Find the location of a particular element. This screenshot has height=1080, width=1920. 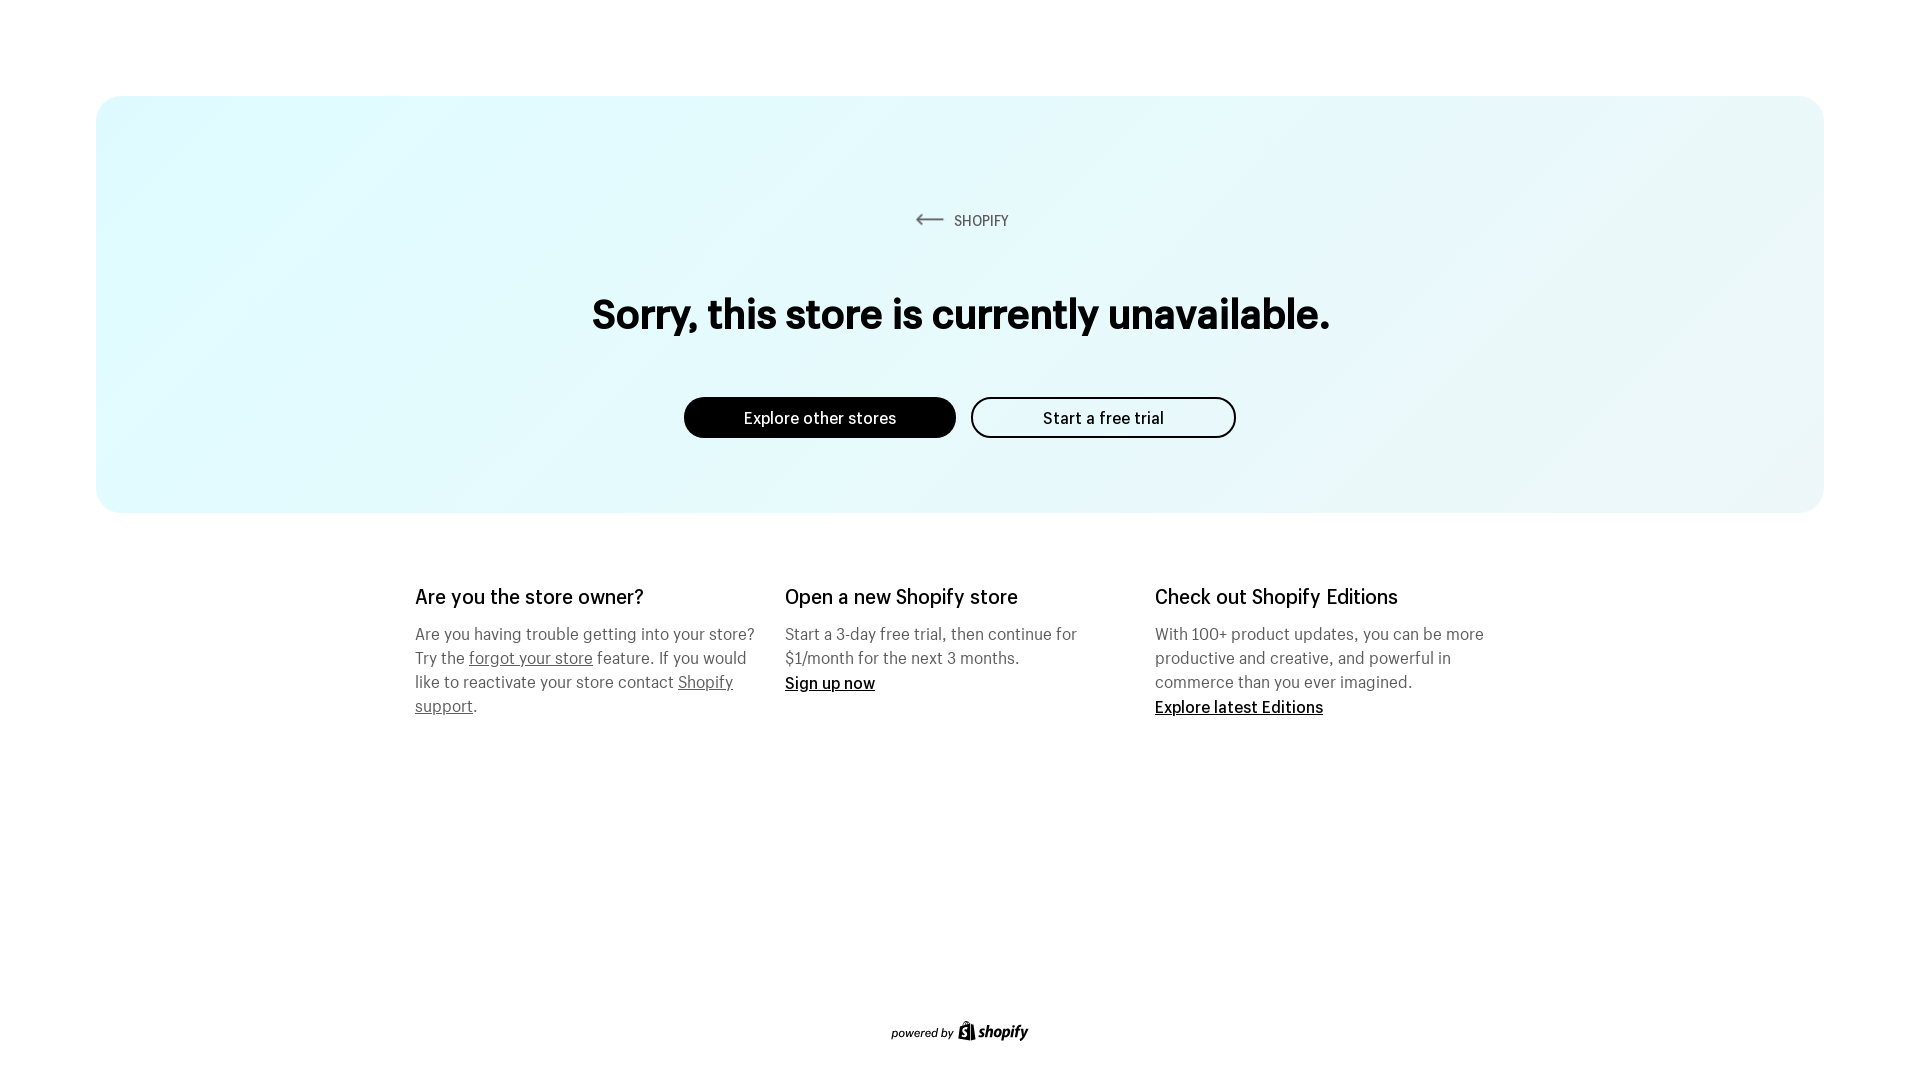

'Sign up now' is located at coordinates (784, 681).